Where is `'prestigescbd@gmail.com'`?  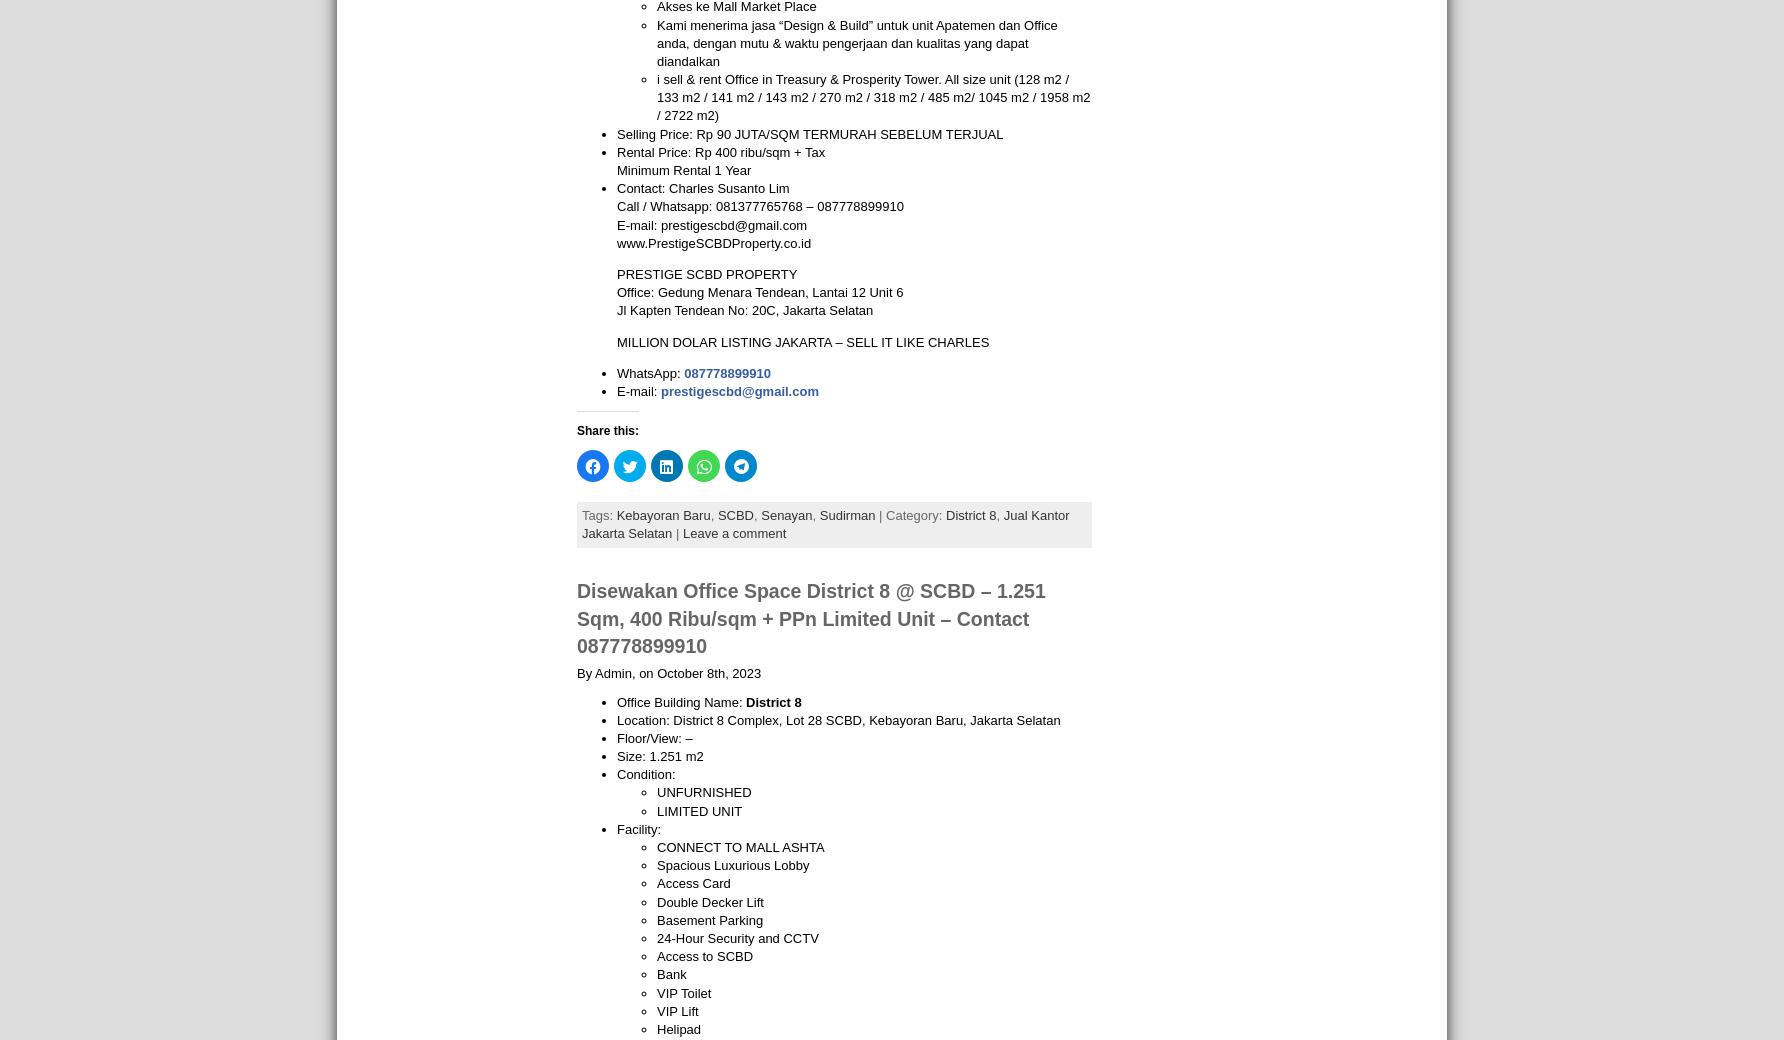 'prestigescbd@gmail.com' is located at coordinates (739, 389).